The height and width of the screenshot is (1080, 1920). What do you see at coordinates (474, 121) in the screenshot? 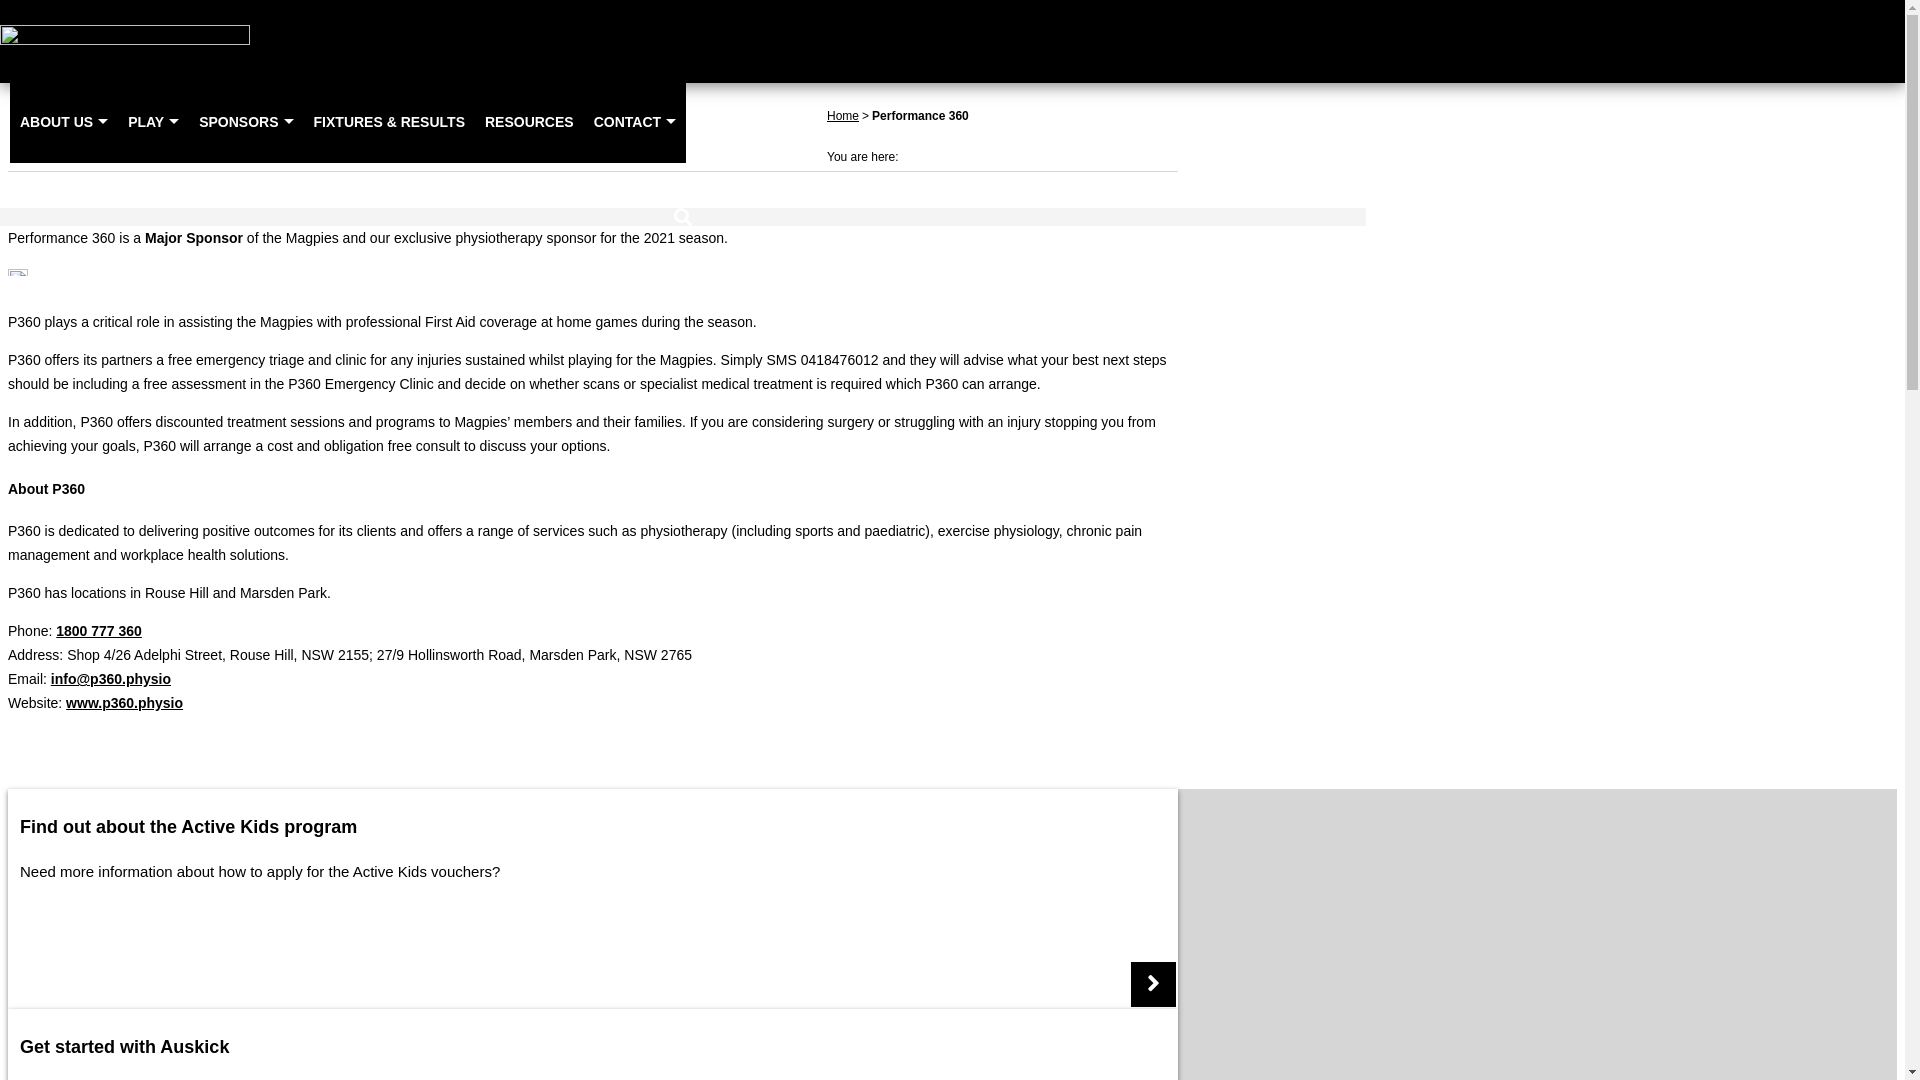
I see `'RESOURCES'` at bounding box center [474, 121].